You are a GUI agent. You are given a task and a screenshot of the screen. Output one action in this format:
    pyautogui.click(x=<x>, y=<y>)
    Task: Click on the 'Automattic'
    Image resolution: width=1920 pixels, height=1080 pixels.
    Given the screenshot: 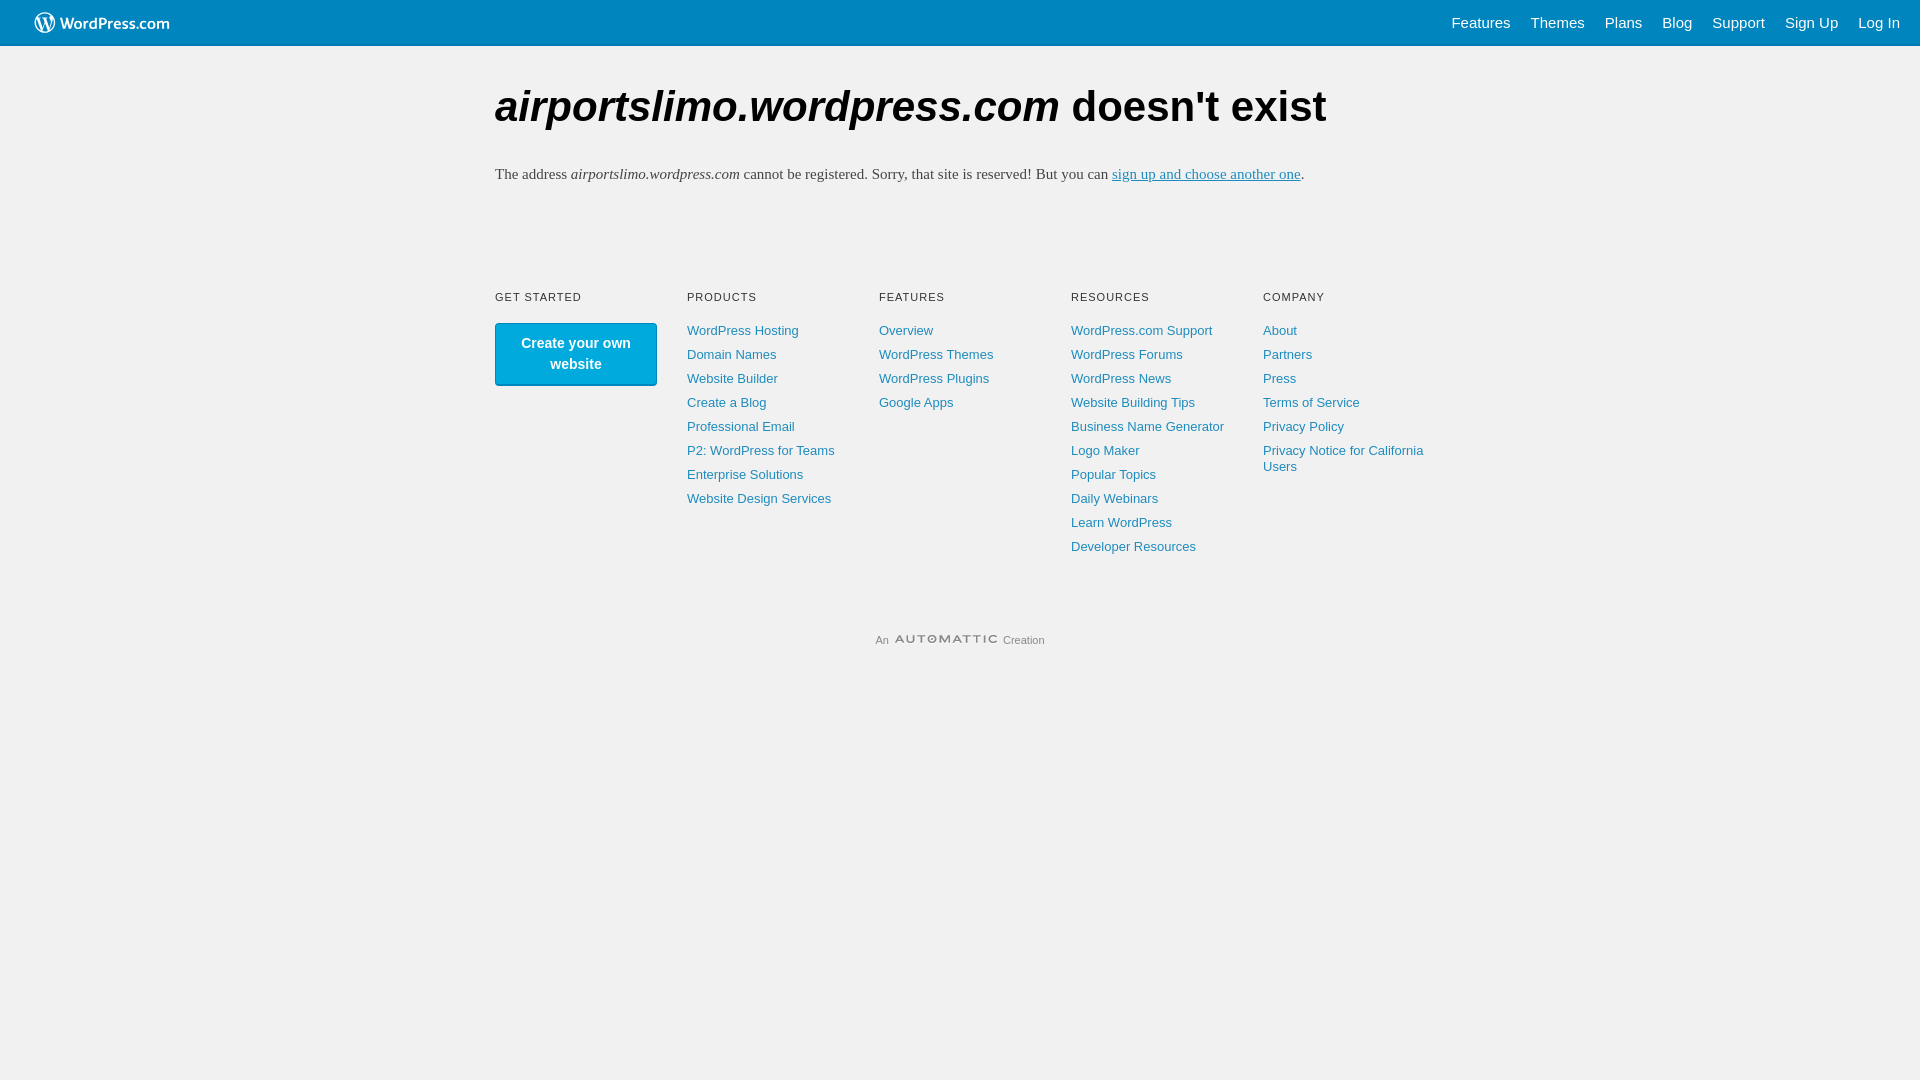 What is the action you would take?
    pyautogui.click(x=944, y=640)
    